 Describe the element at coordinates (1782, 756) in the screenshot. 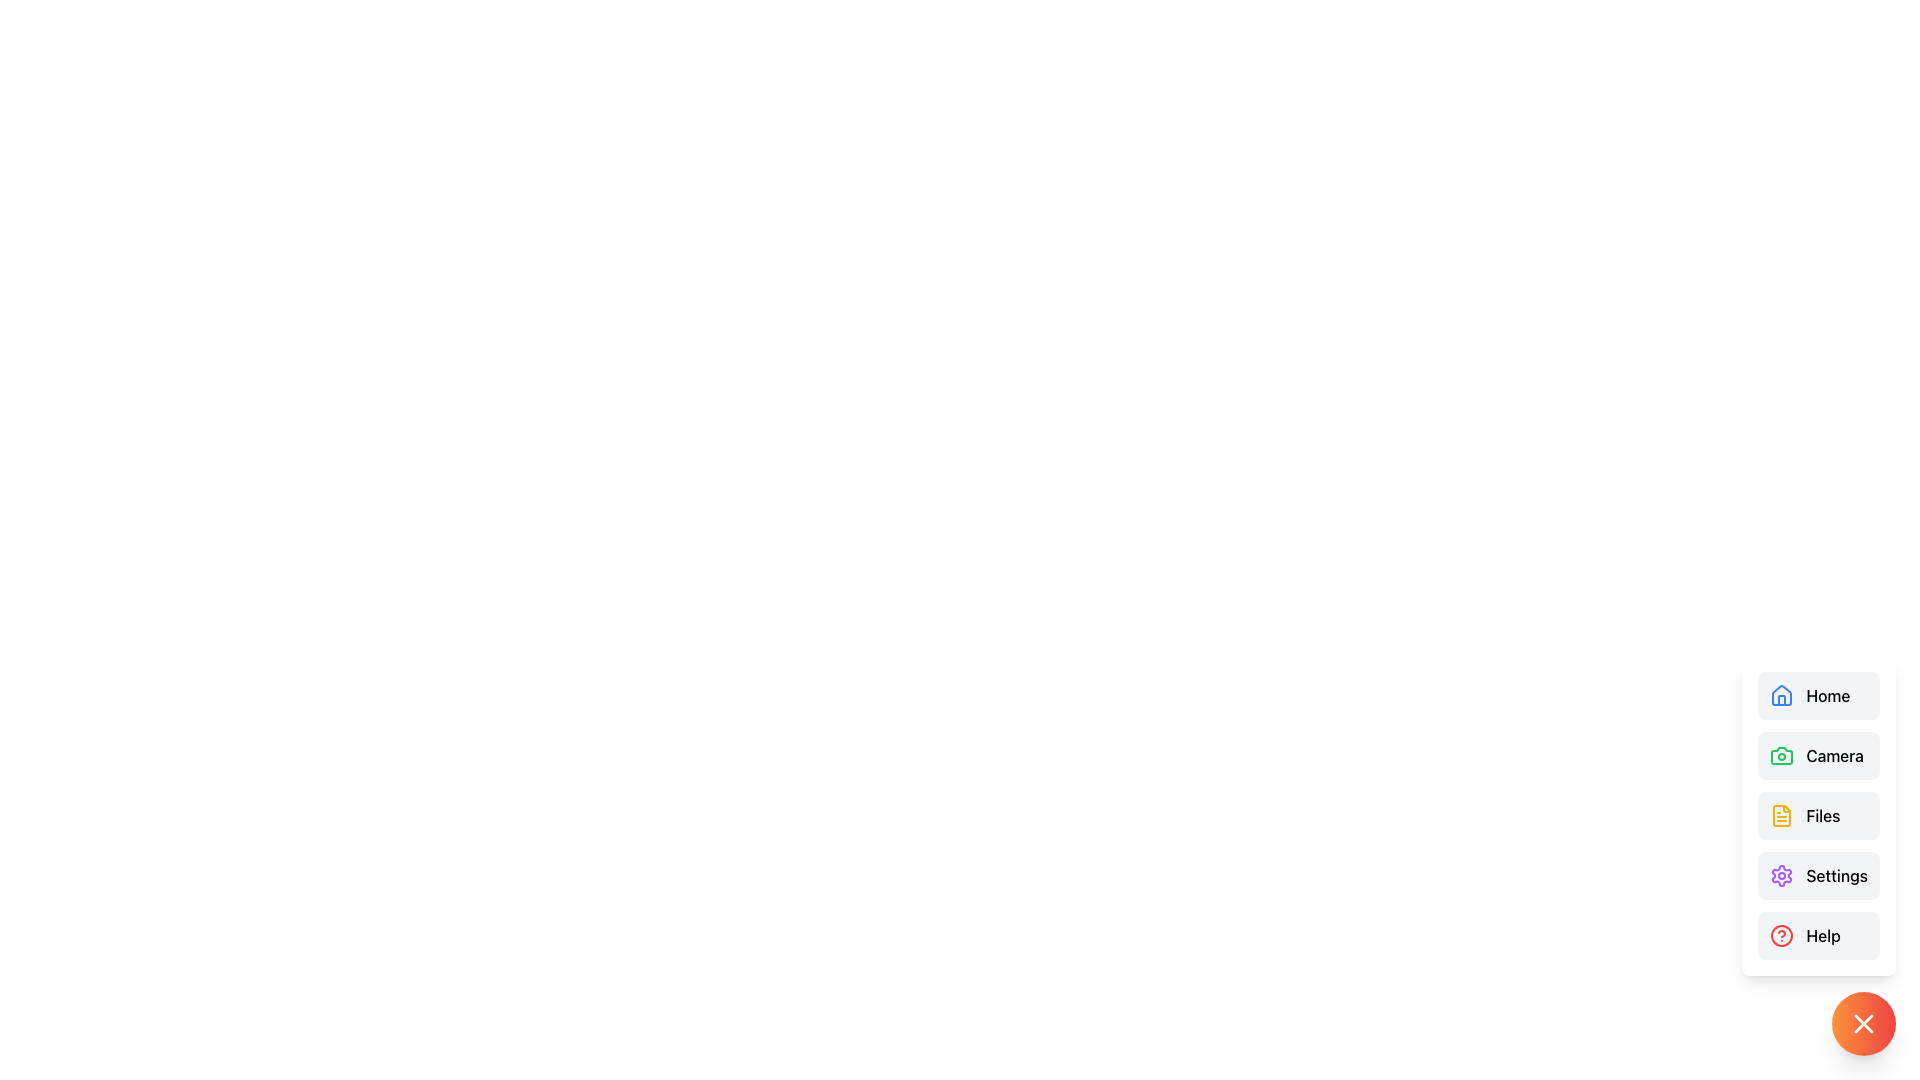

I see `the icon in the sidebar that represents the 'Camera' feature, located directly to the left of the text 'Camera'` at that location.